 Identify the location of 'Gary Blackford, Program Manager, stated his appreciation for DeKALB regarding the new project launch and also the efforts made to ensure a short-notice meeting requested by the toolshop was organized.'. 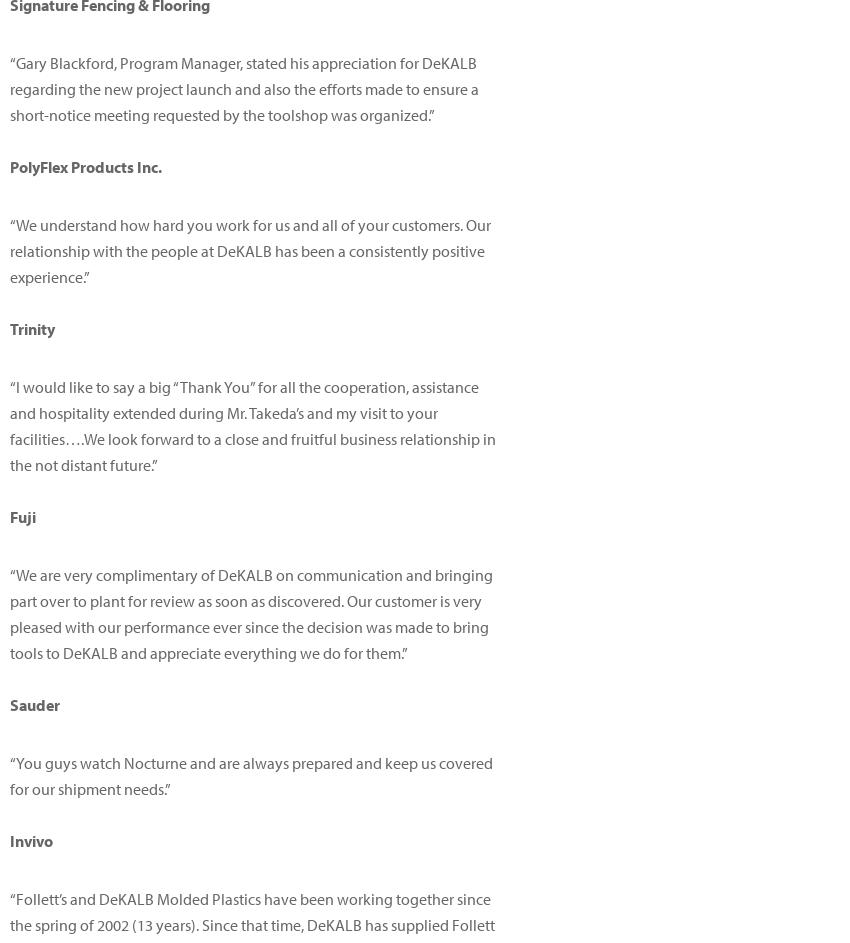
(244, 88).